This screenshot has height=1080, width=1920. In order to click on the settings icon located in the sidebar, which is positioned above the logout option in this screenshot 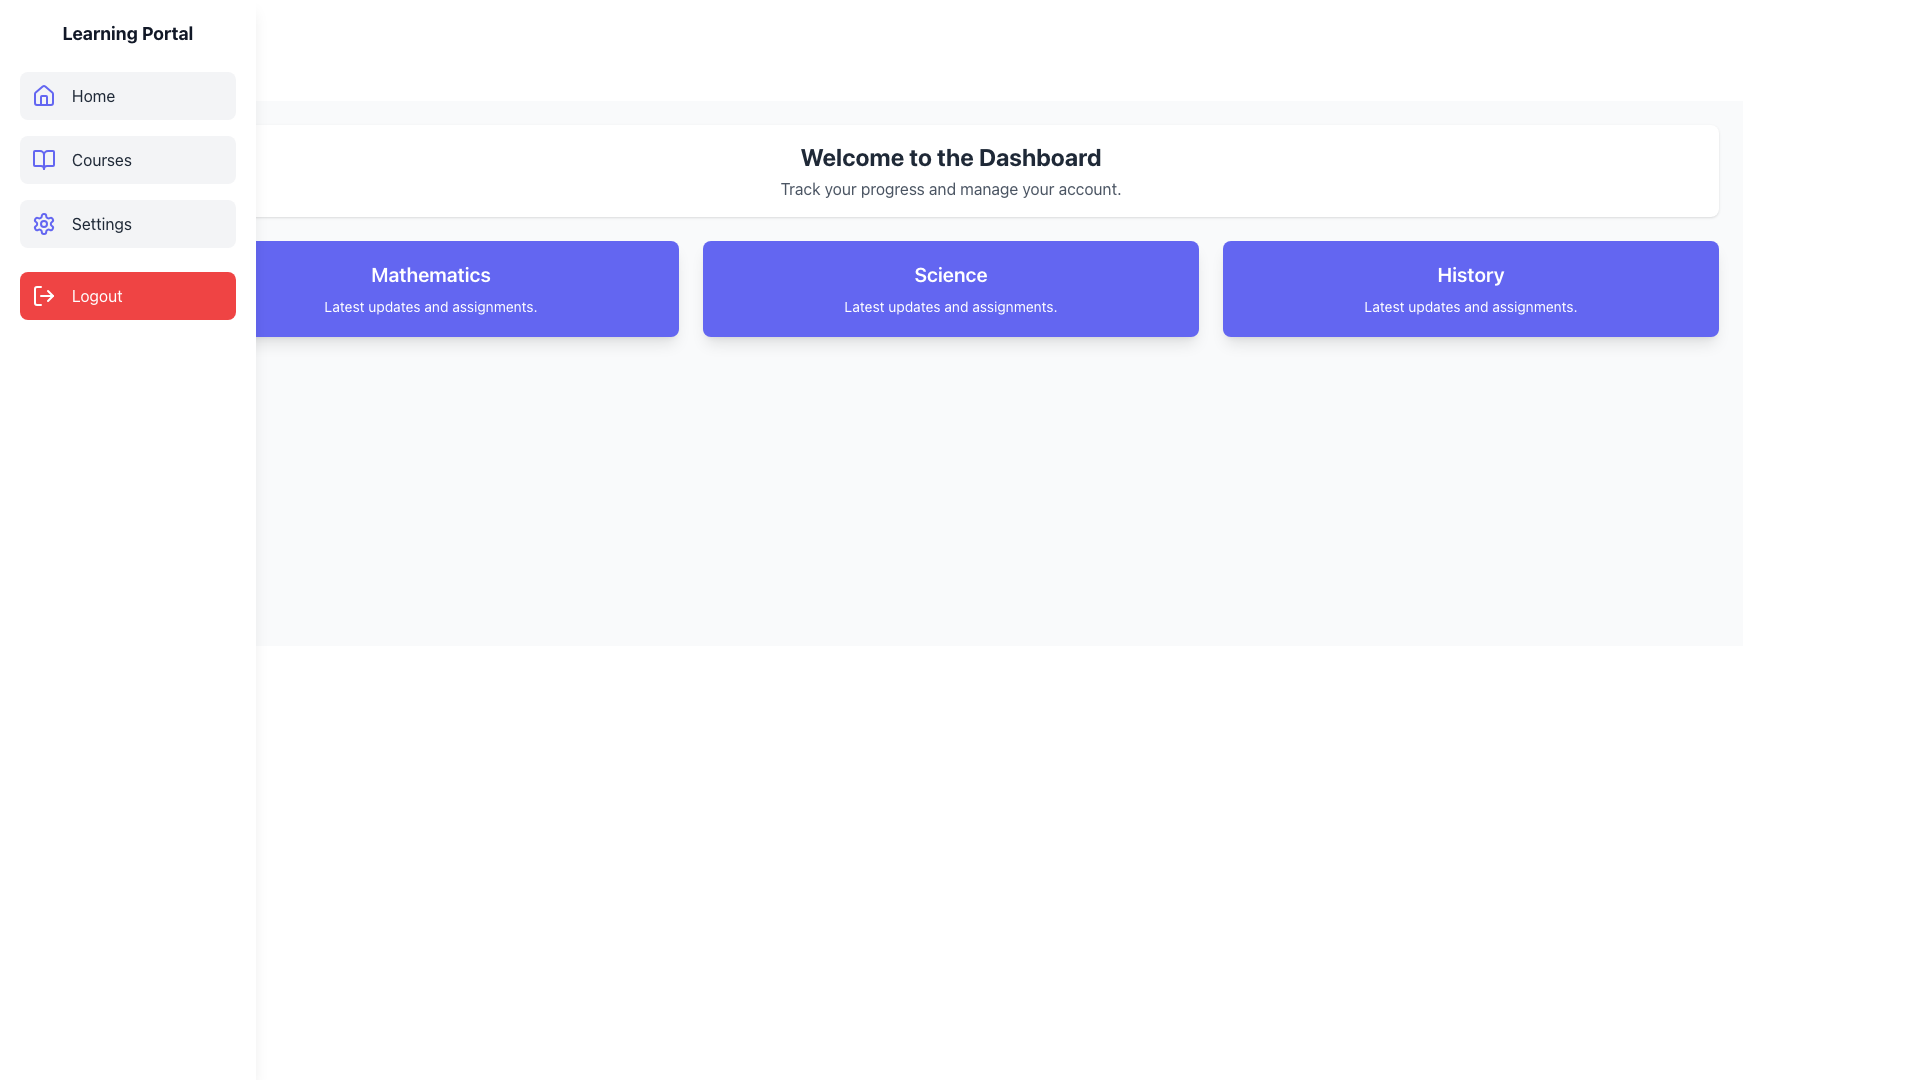, I will do `click(43, 223)`.